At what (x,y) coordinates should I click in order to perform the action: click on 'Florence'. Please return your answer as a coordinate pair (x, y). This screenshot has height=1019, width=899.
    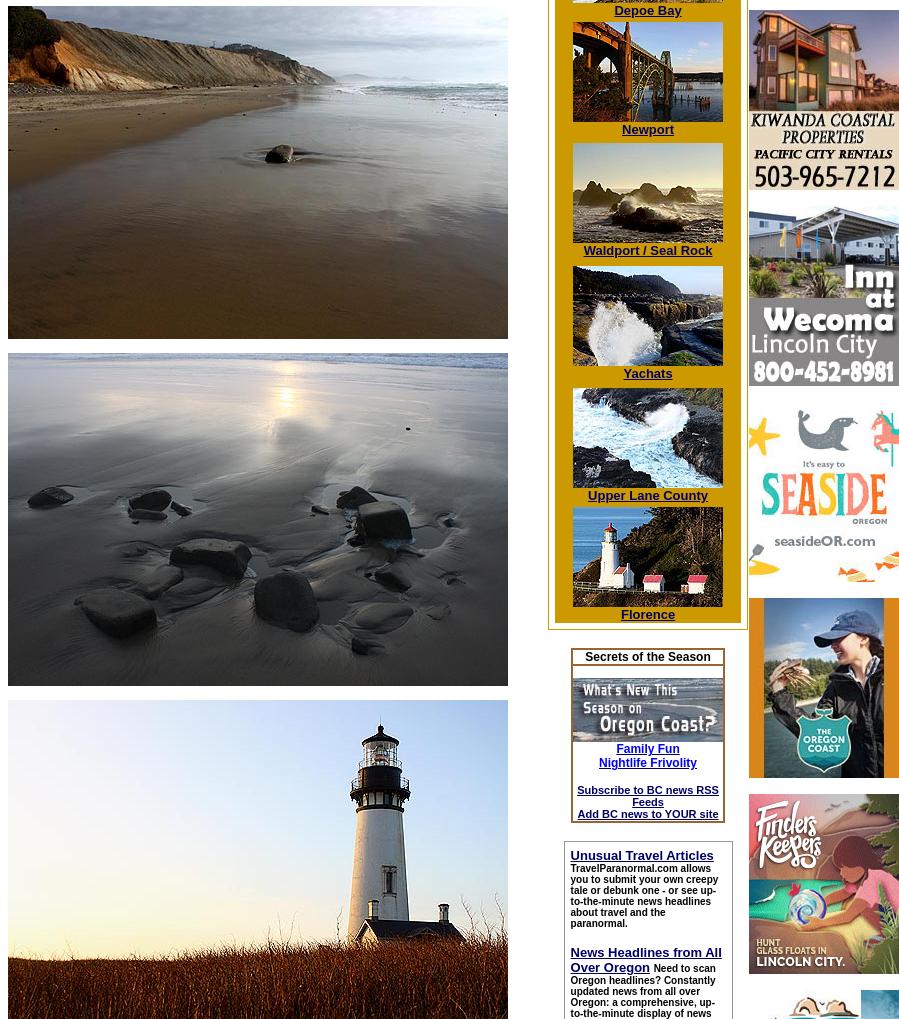
    Looking at the image, I should click on (646, 614).